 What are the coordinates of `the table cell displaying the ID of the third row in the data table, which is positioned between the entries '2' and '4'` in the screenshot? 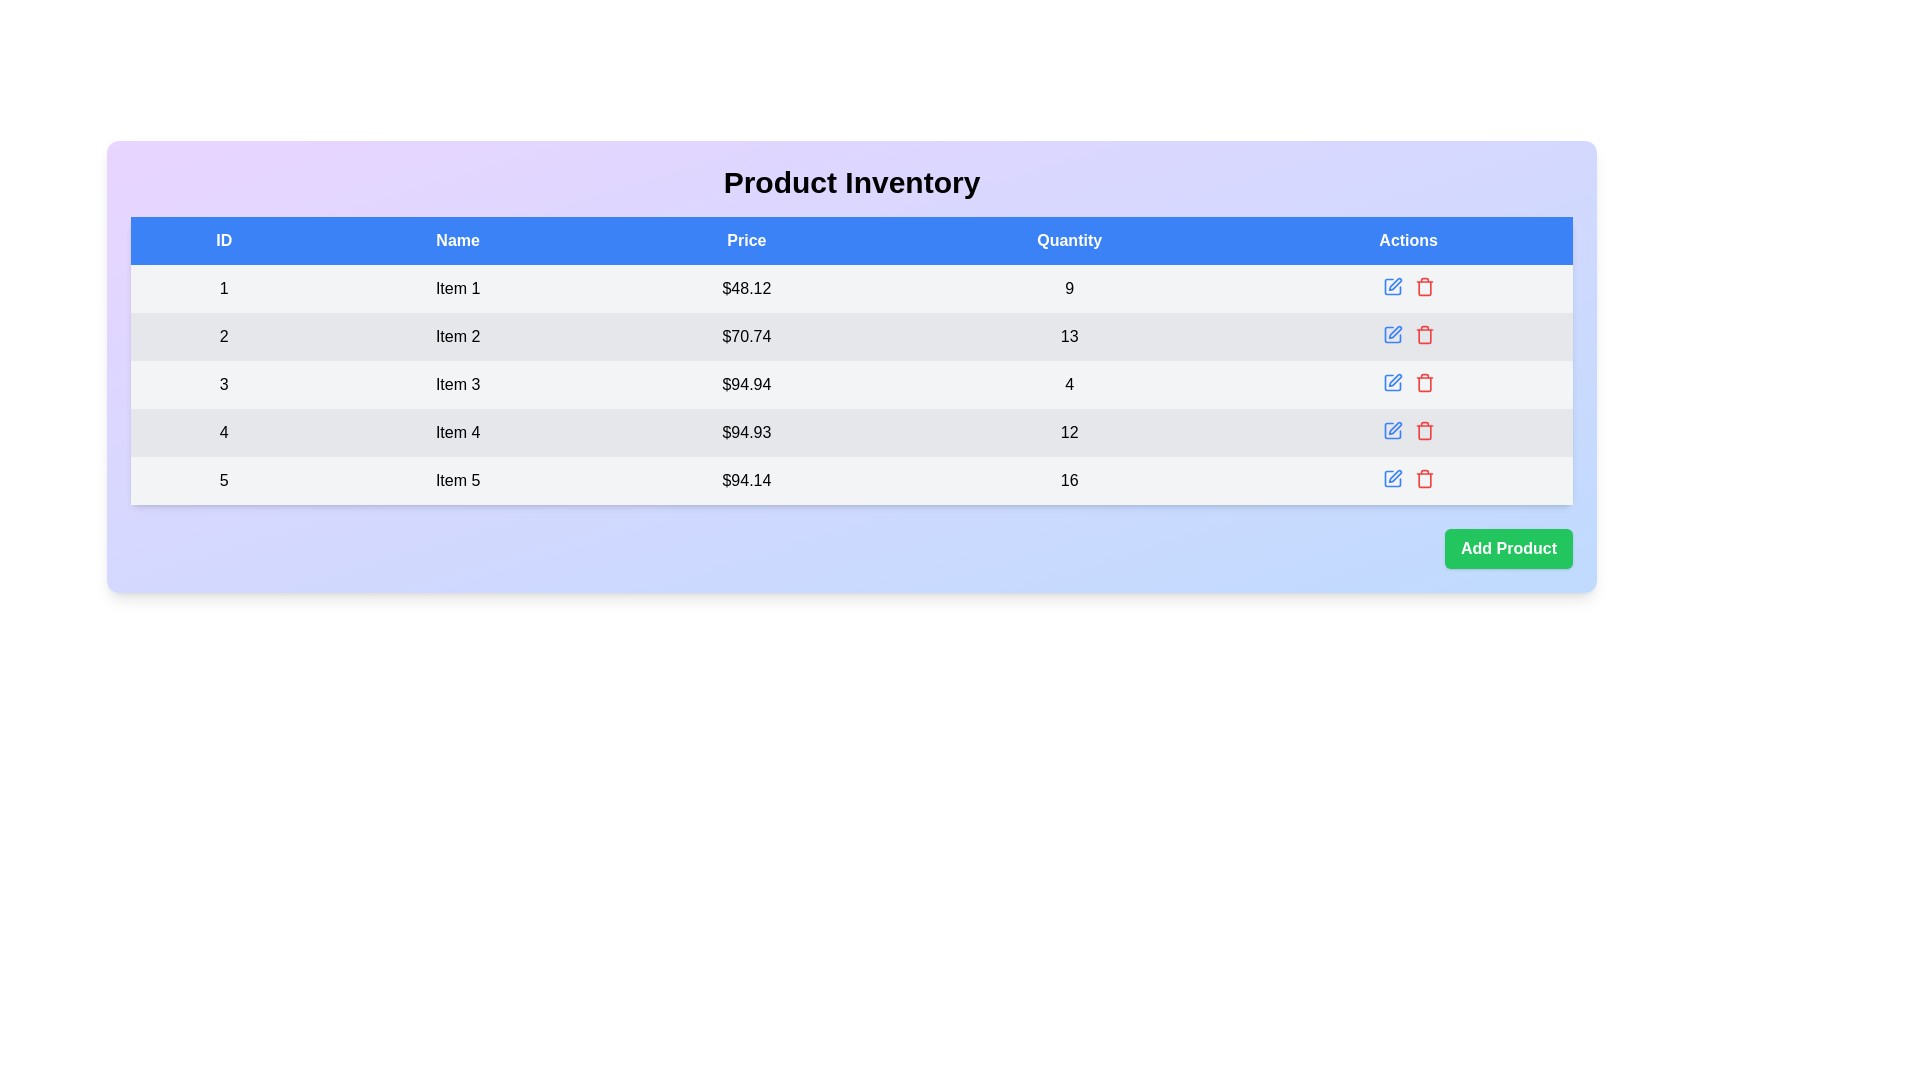 It's located at (224, 385).